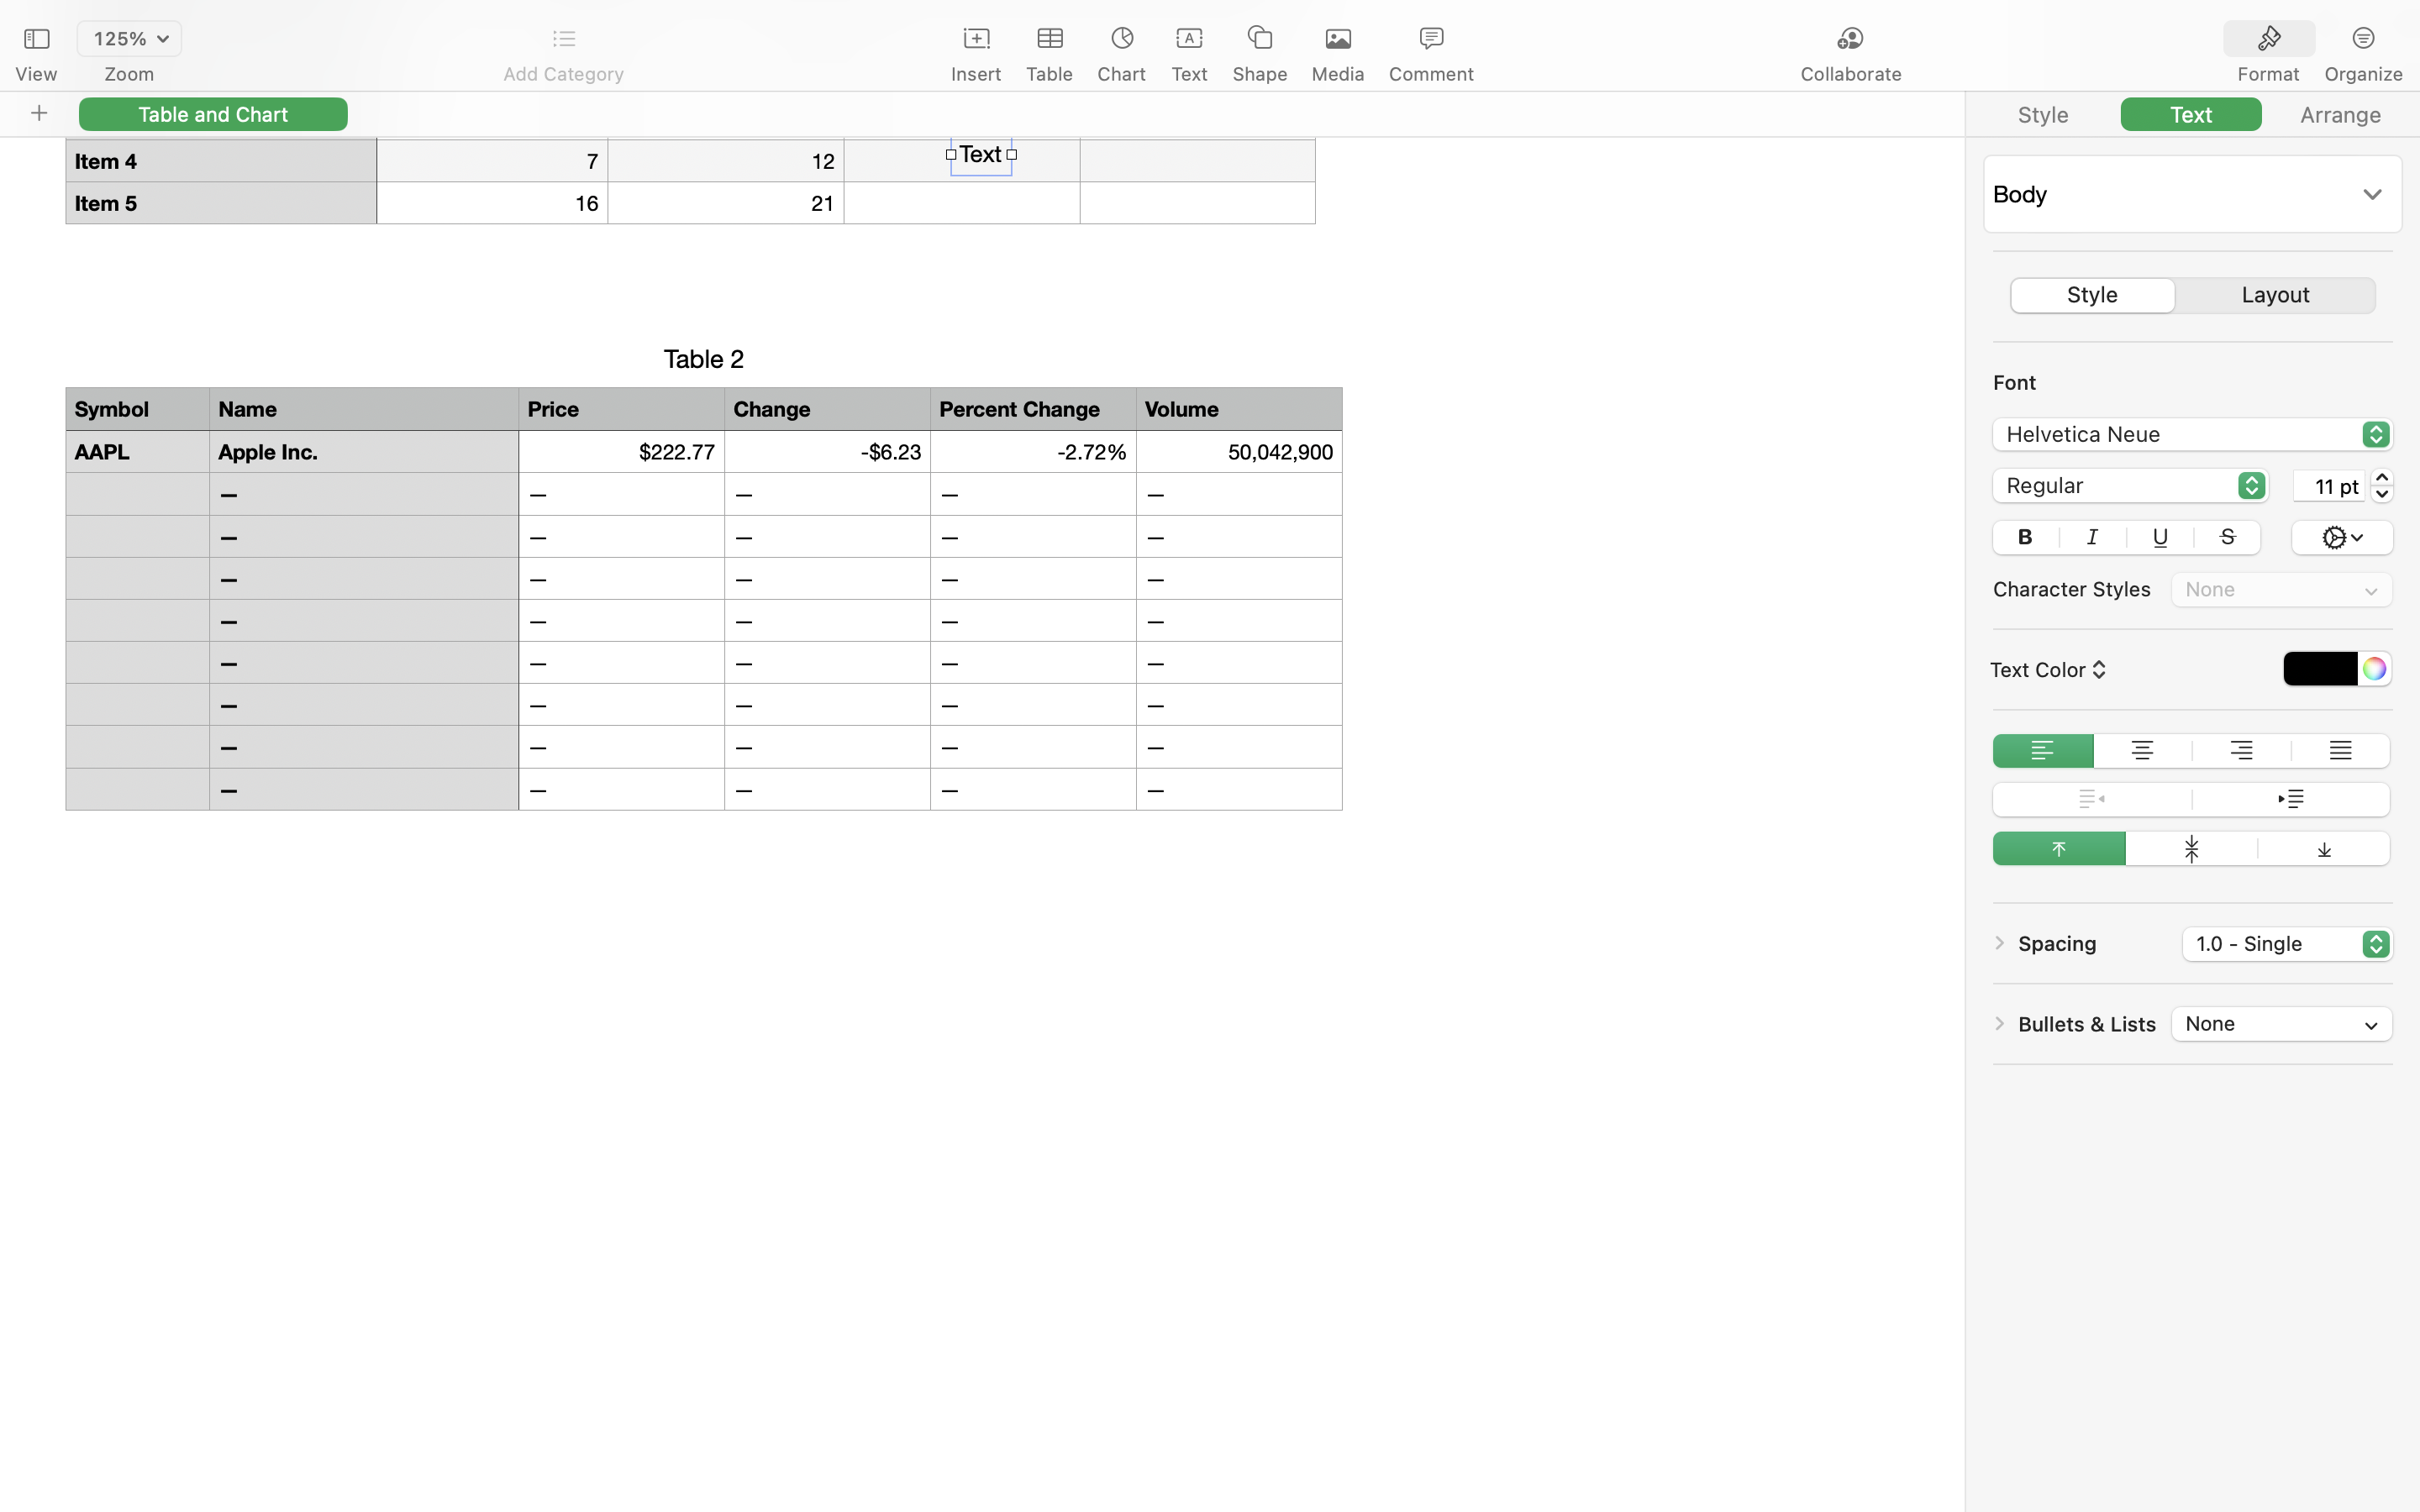 The width and height of the screenshot is (2420, 1512). I want to click on '<AXUIElement 0x10fda3fc0> {pid=1420}', so click(2317, 38).